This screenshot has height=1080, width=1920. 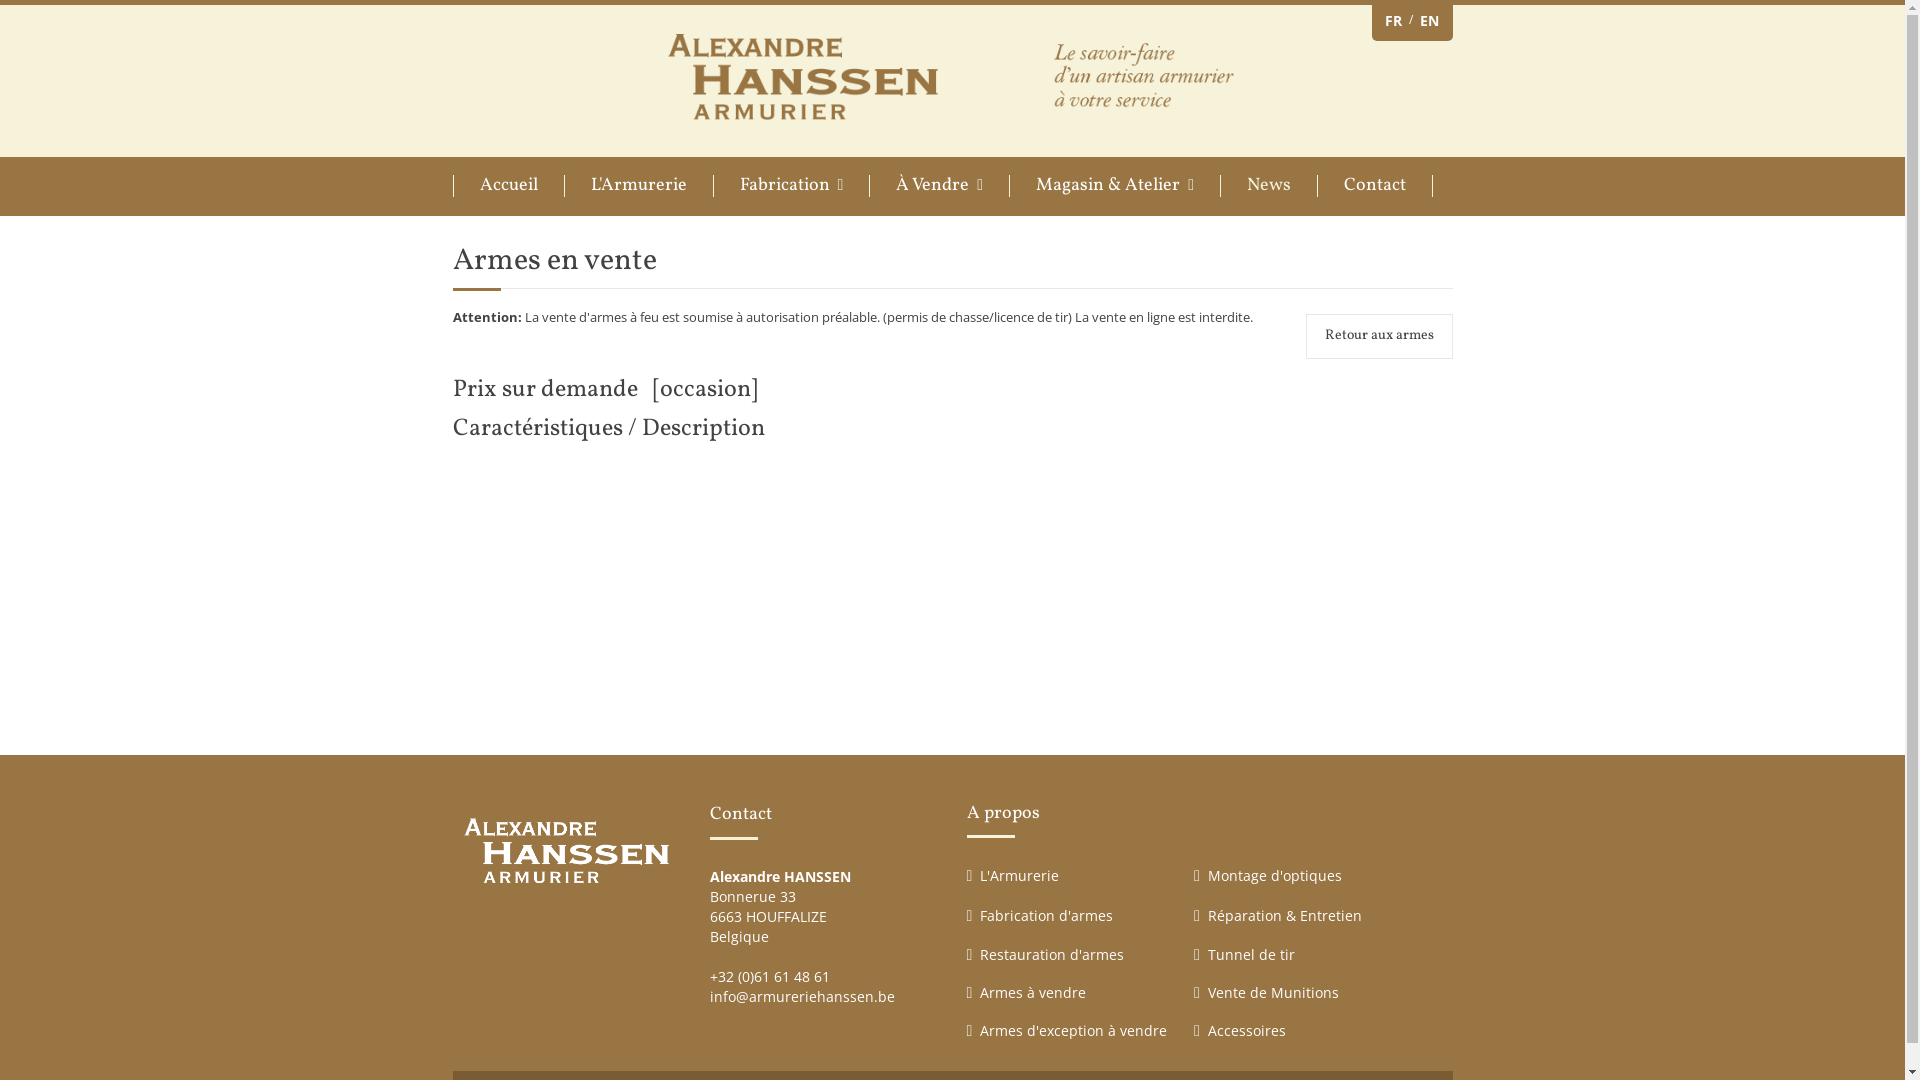 What do you see at coordinates (1045, 915) in the screenshot?
I see `'Fabrication d'armes'` at bounding box center [1045, 915].